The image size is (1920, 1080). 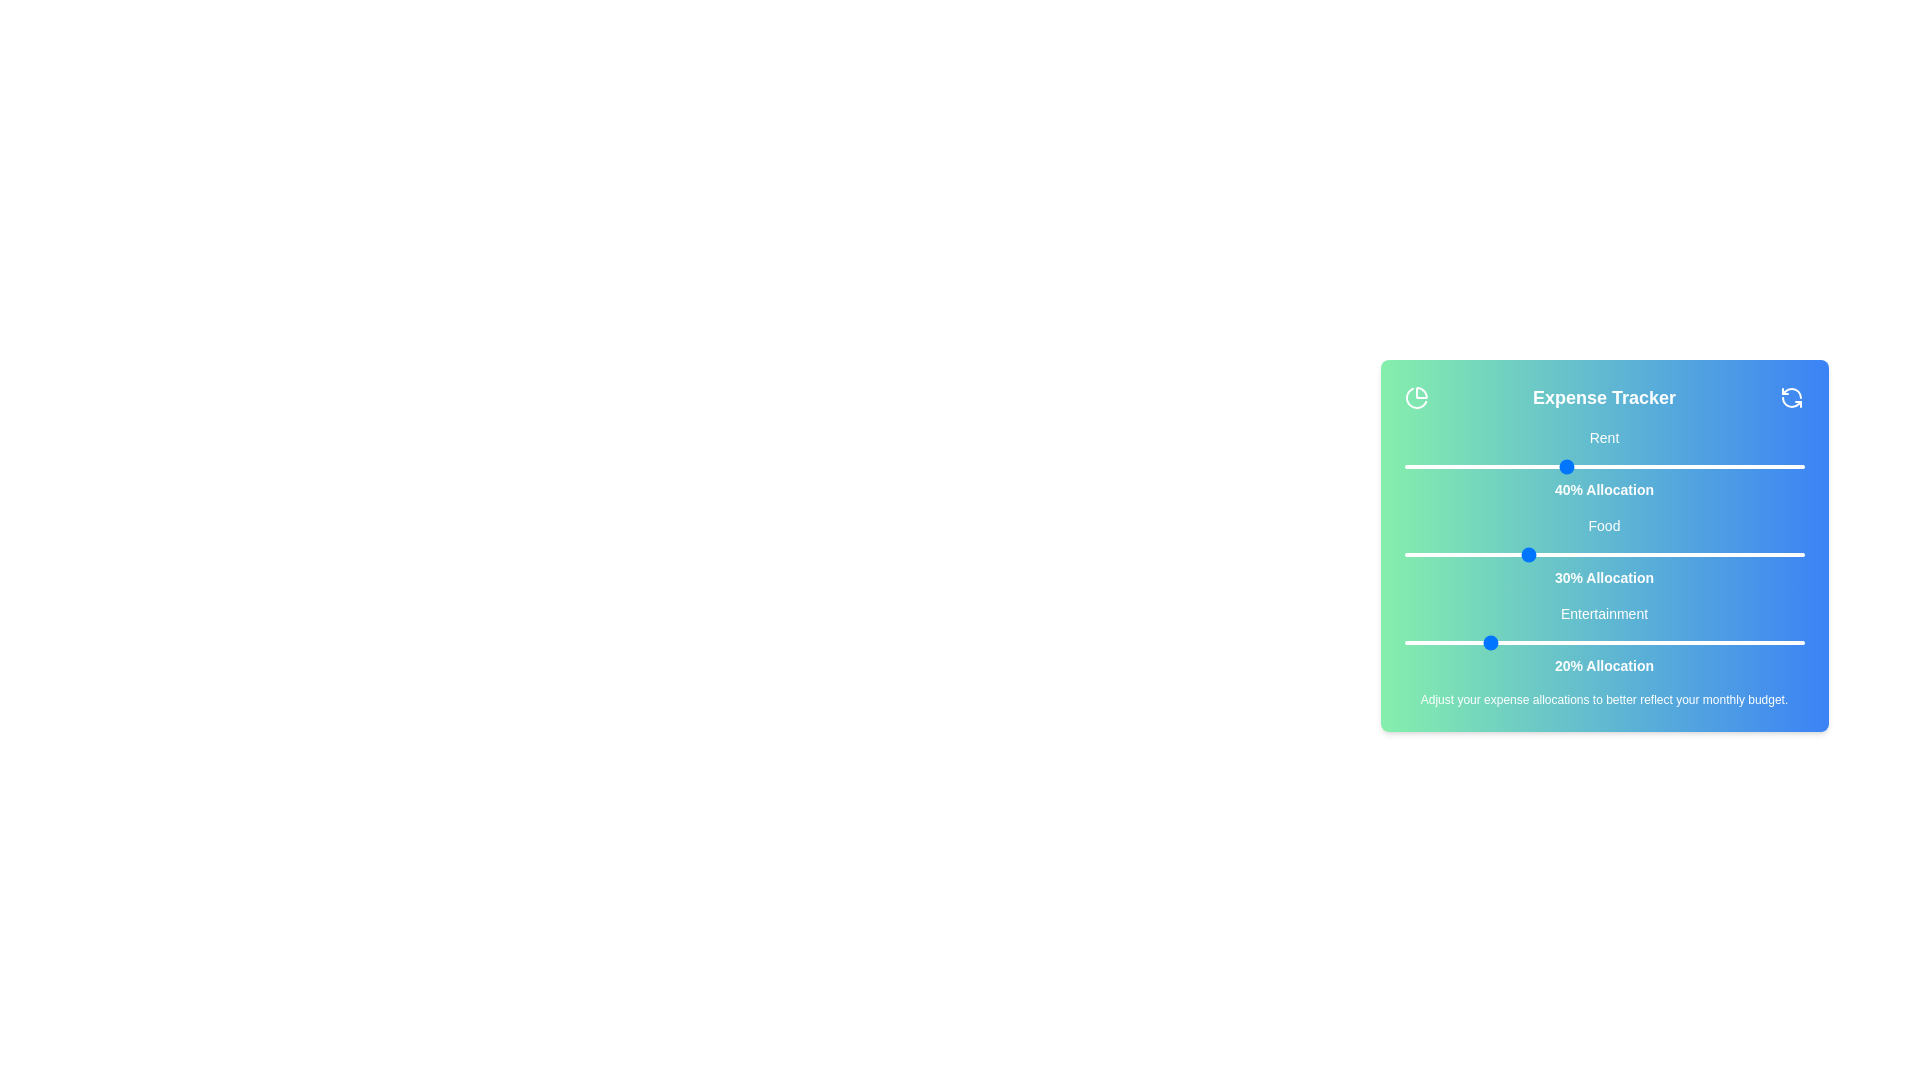 I want to click on the header icon pie_chart to perform its action, so click(x=1415, y=397).